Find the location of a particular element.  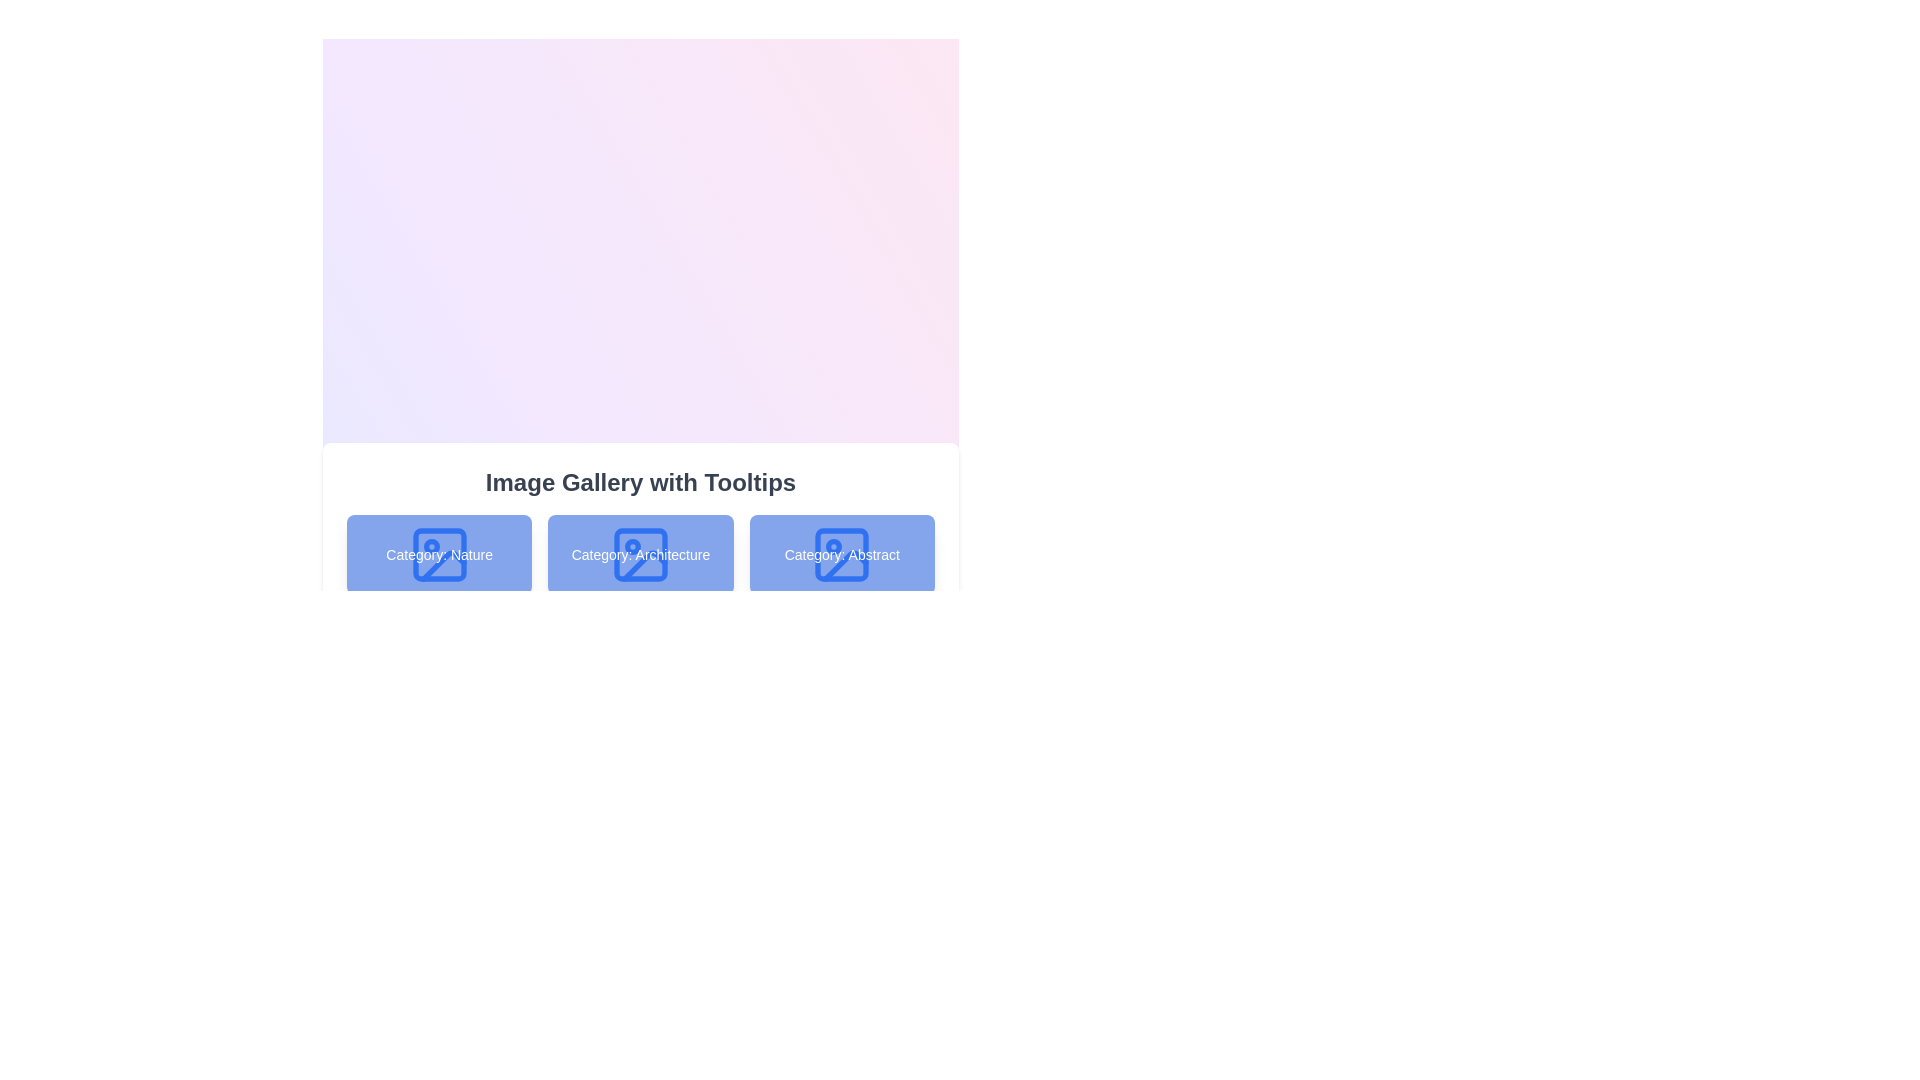

the blue SVG decorative icon representing a picture located at the center of the button labeled 'Category: Architecture' is located at coordinates (640, 555).